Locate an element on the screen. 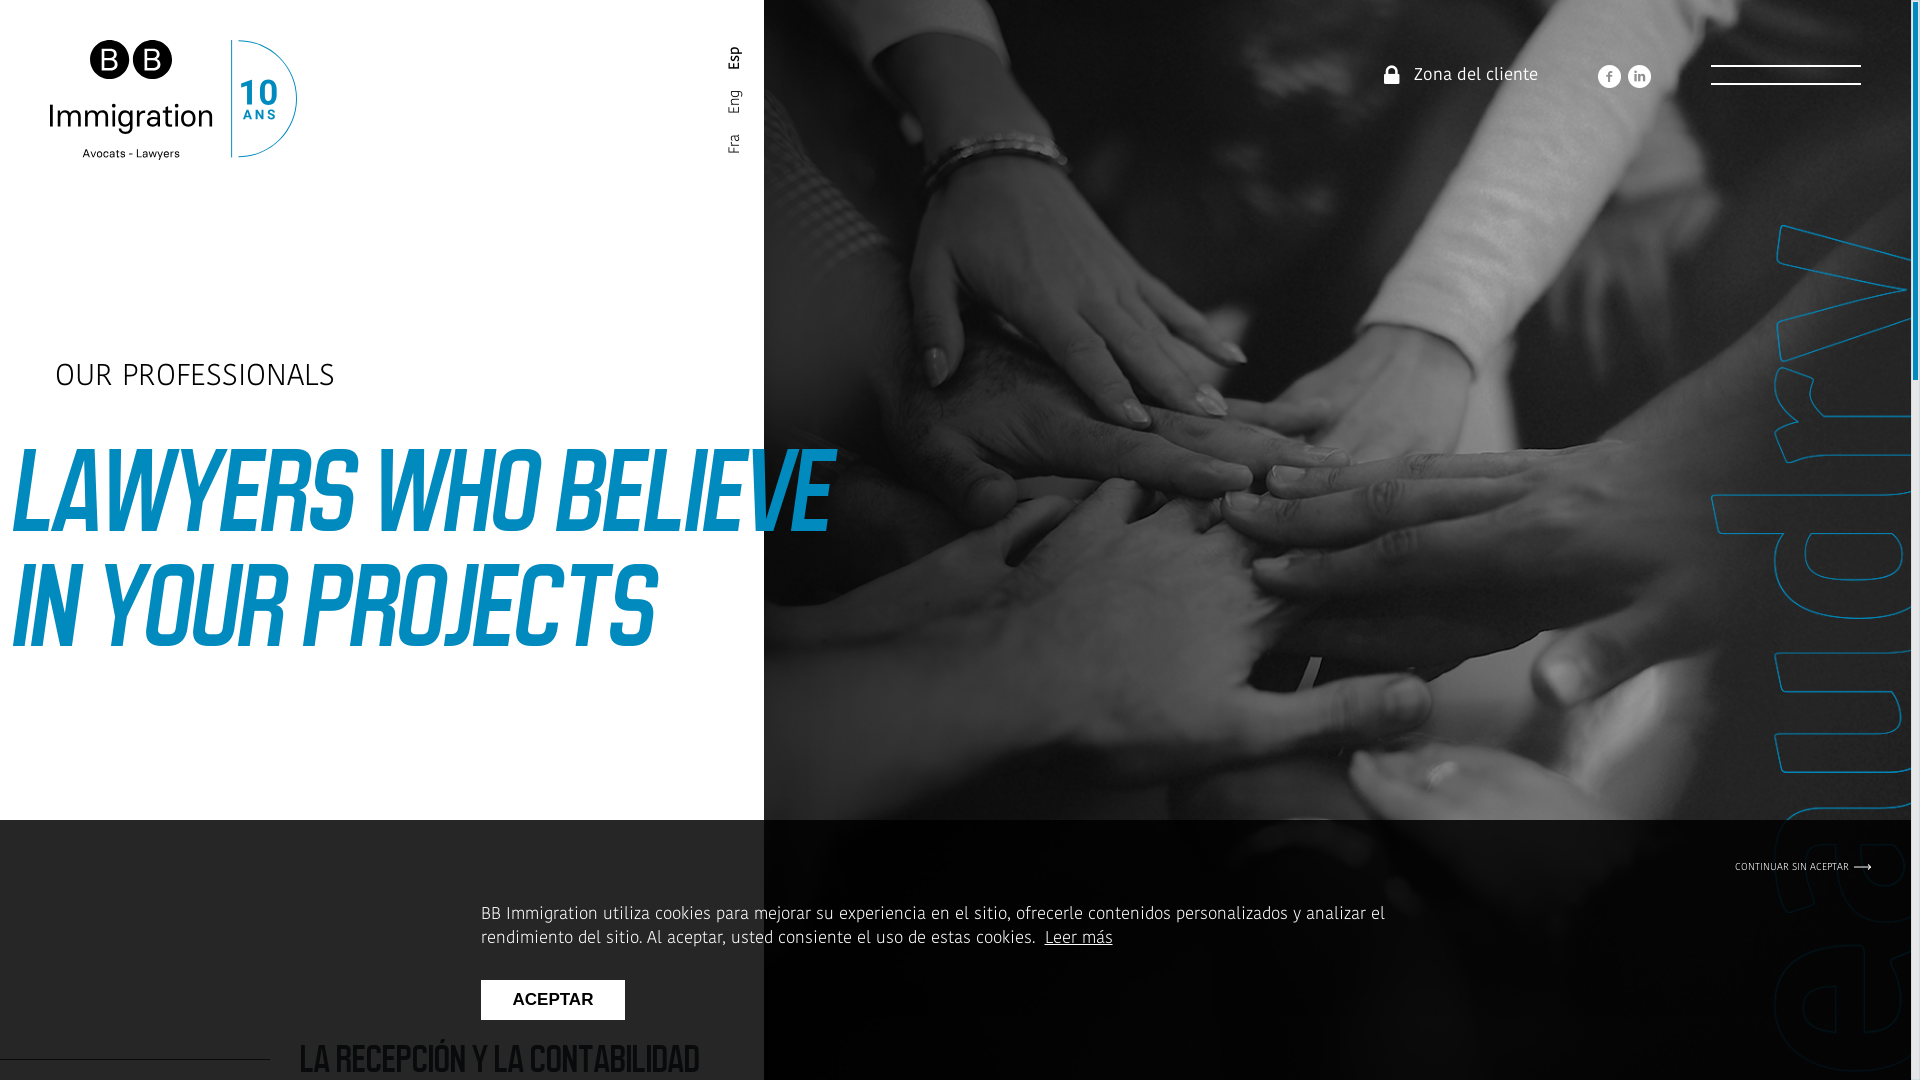 The width and height of the screenshot is (1920, 1080). 'ACEPTAR' is located at coordinates (552, 999).